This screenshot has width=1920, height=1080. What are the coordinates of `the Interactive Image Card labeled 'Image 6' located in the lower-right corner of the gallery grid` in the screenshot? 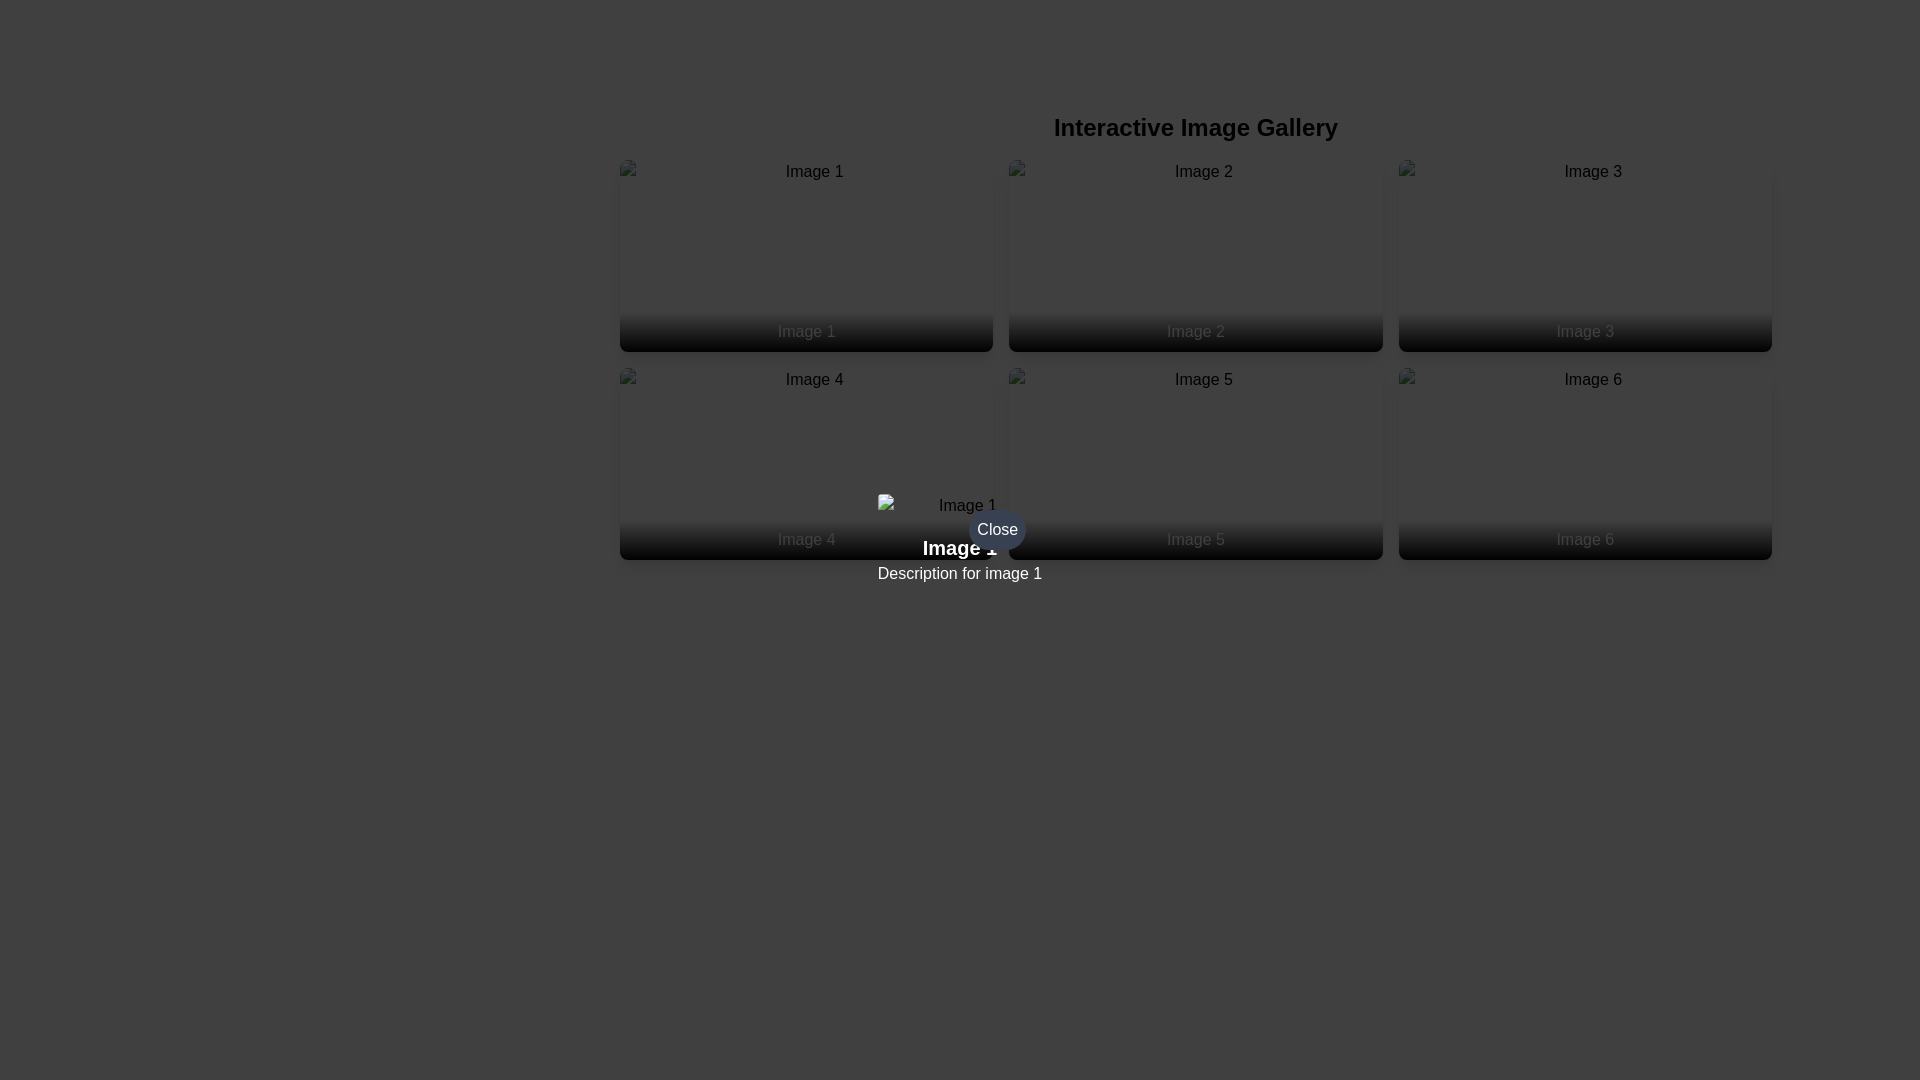 It's located at (1584, 463).